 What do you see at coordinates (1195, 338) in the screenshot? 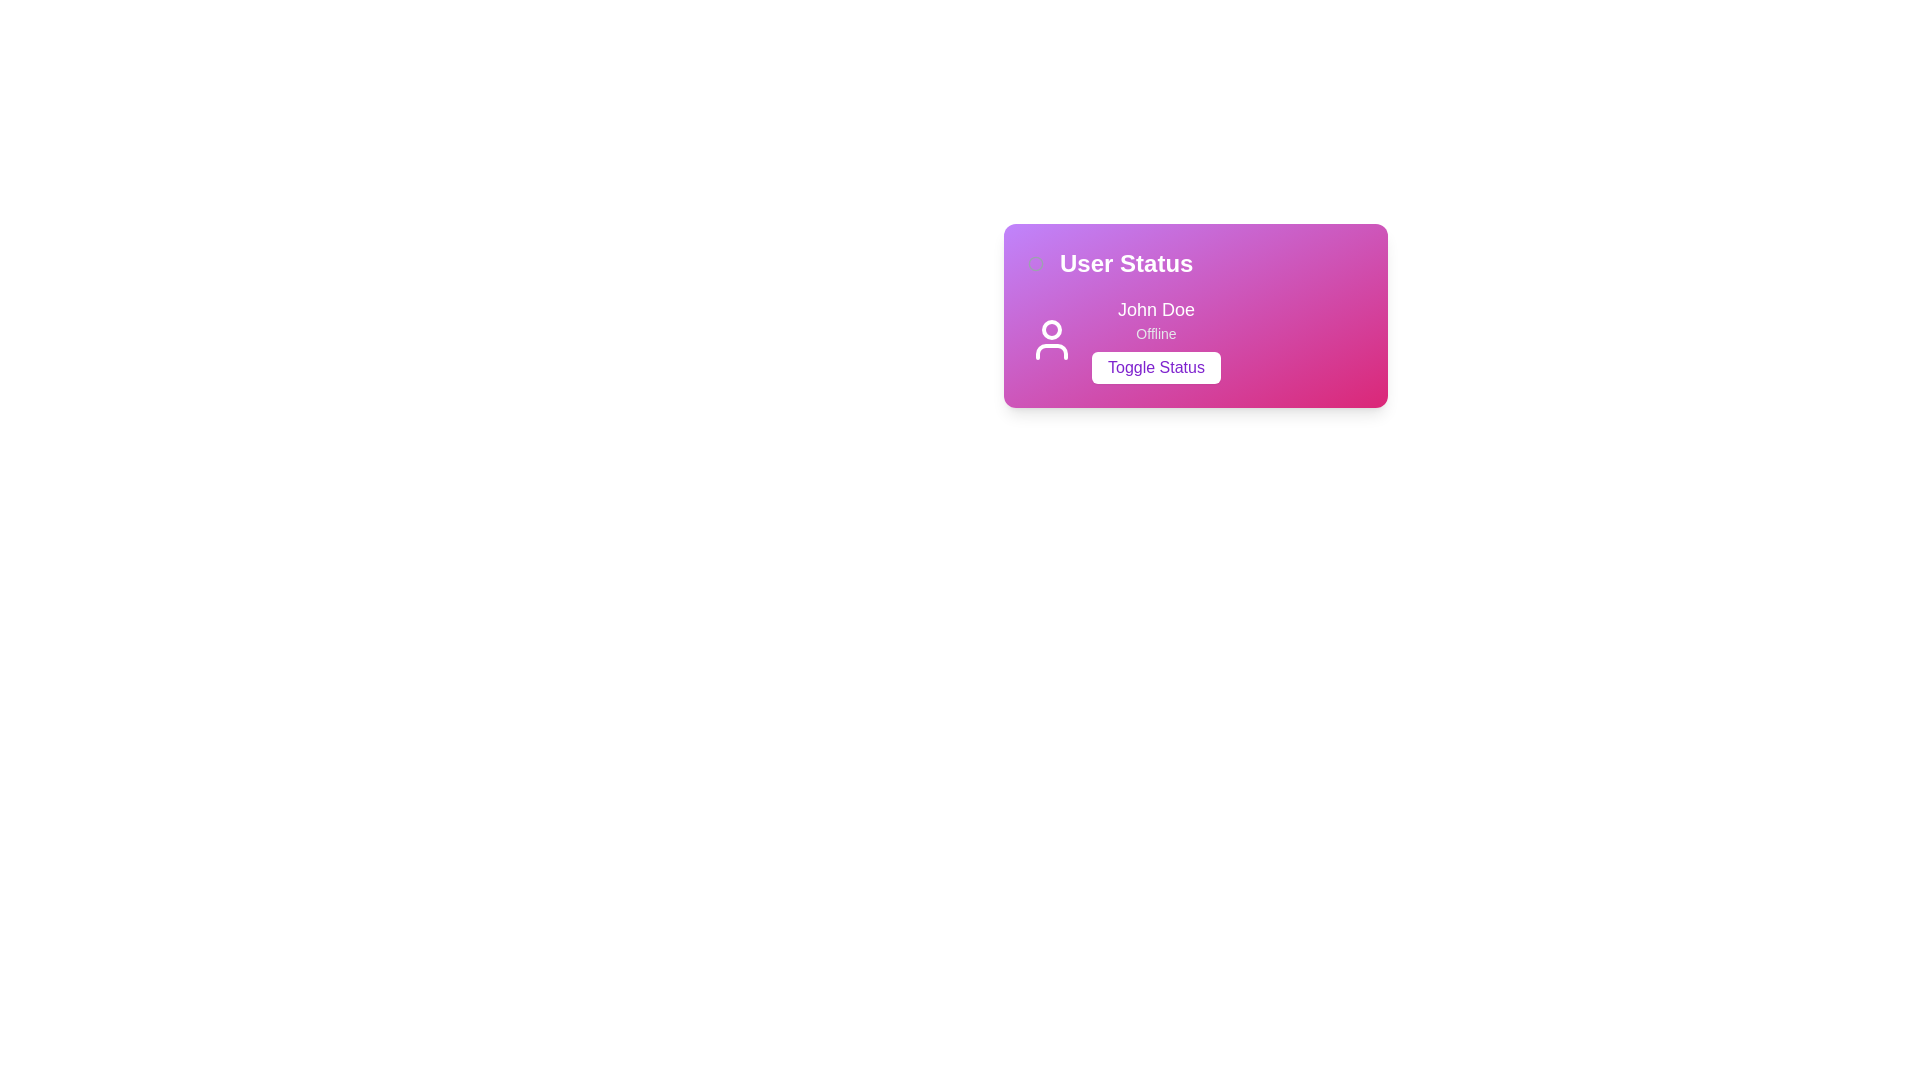
I see `the 'Toggle Status' button located in the lower central portion of the 'User Status' card, which displays the user's profile picture, name, and current online status ('Offline')` at bounding box center [1195, 338].